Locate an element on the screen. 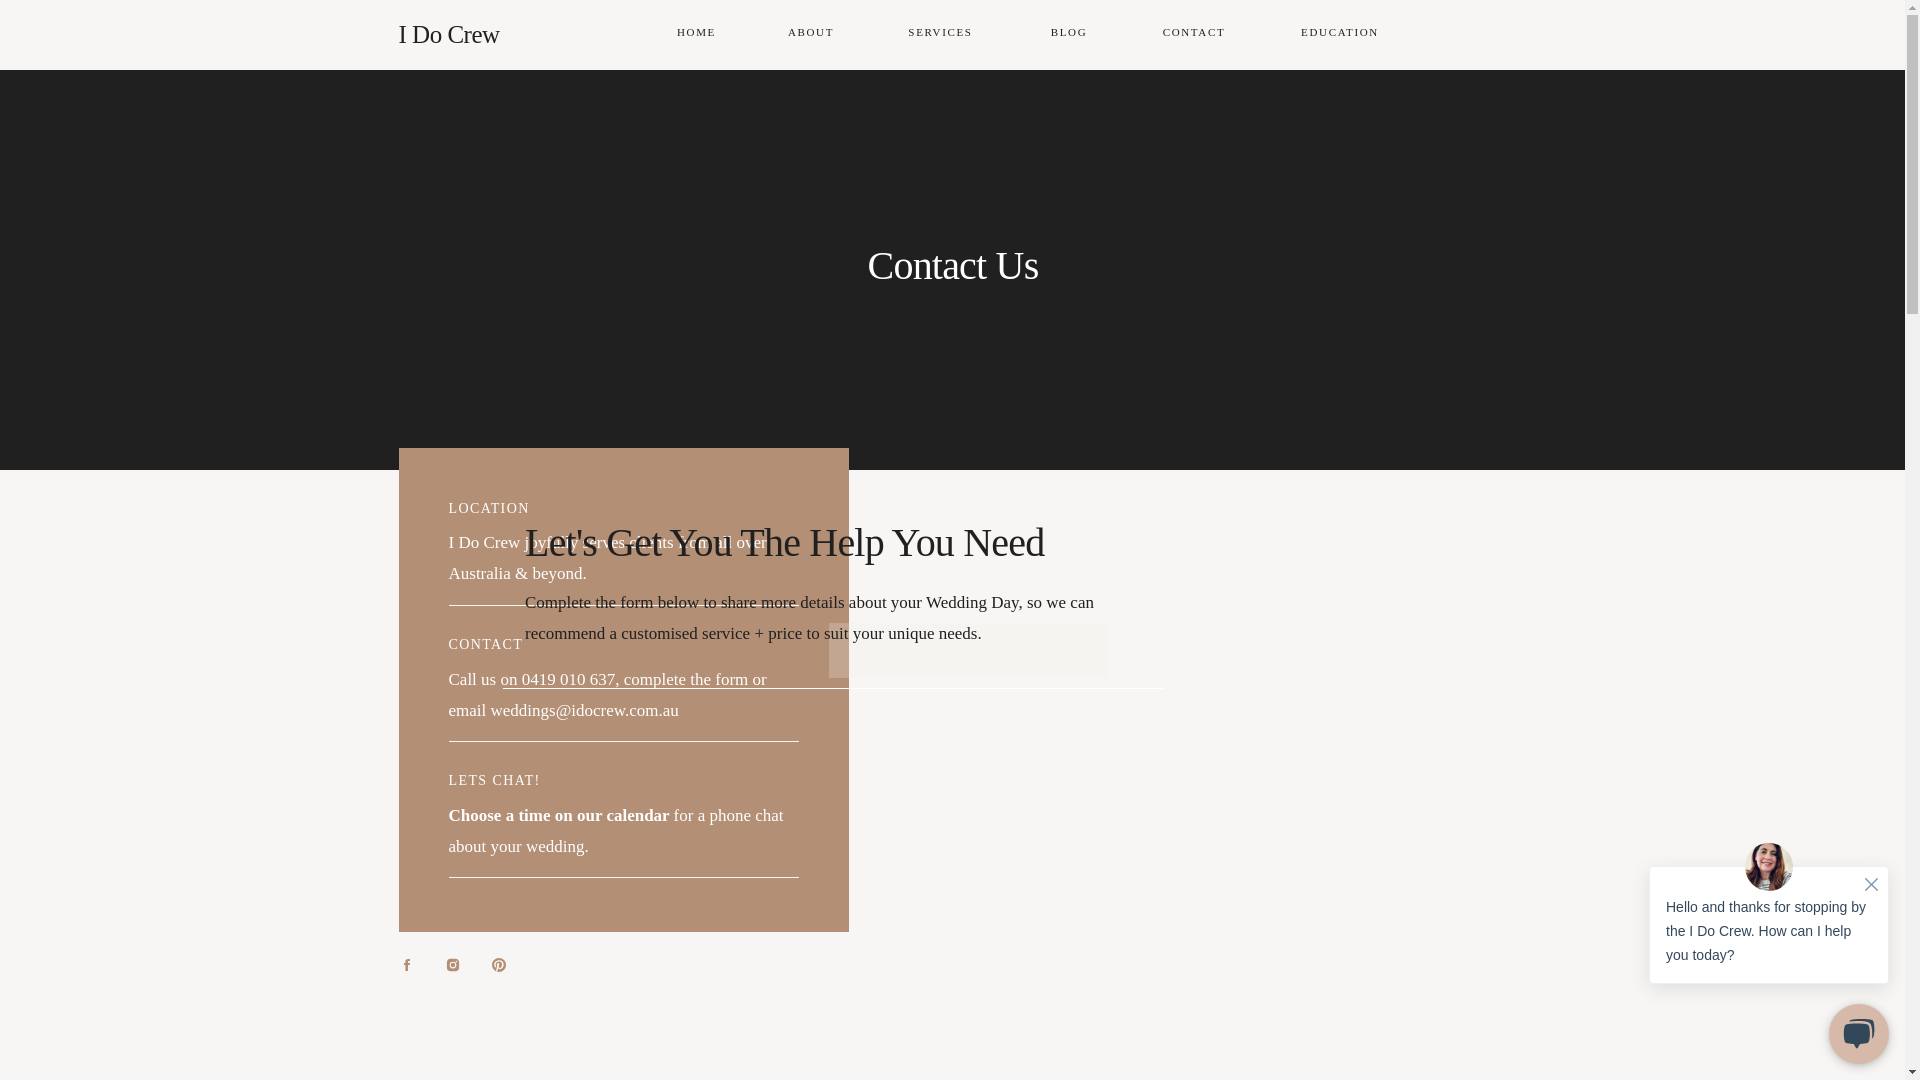 The width and height of the screenshot is (1920, 1080). 'CONTACT' is located at coordinates (1193, 34).